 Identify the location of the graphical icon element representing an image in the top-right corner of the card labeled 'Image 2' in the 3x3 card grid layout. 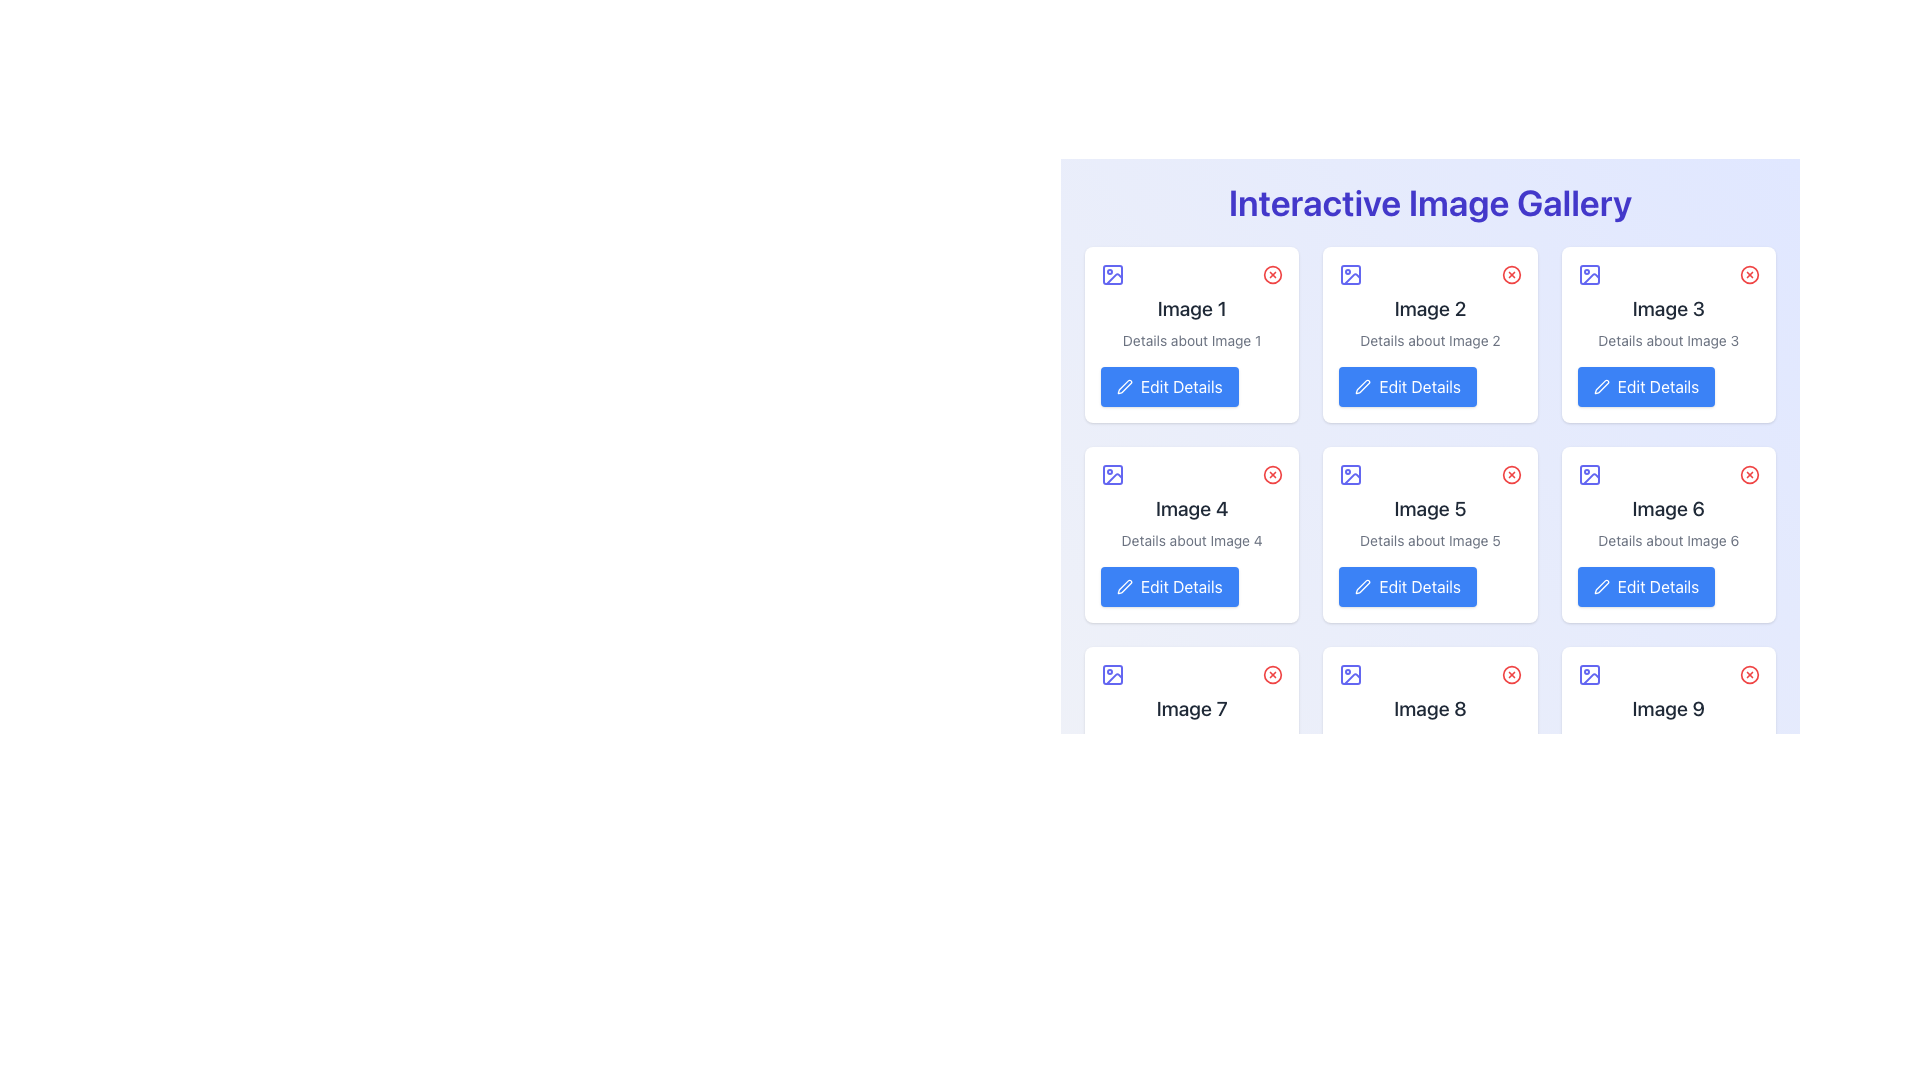
(1351, 274).